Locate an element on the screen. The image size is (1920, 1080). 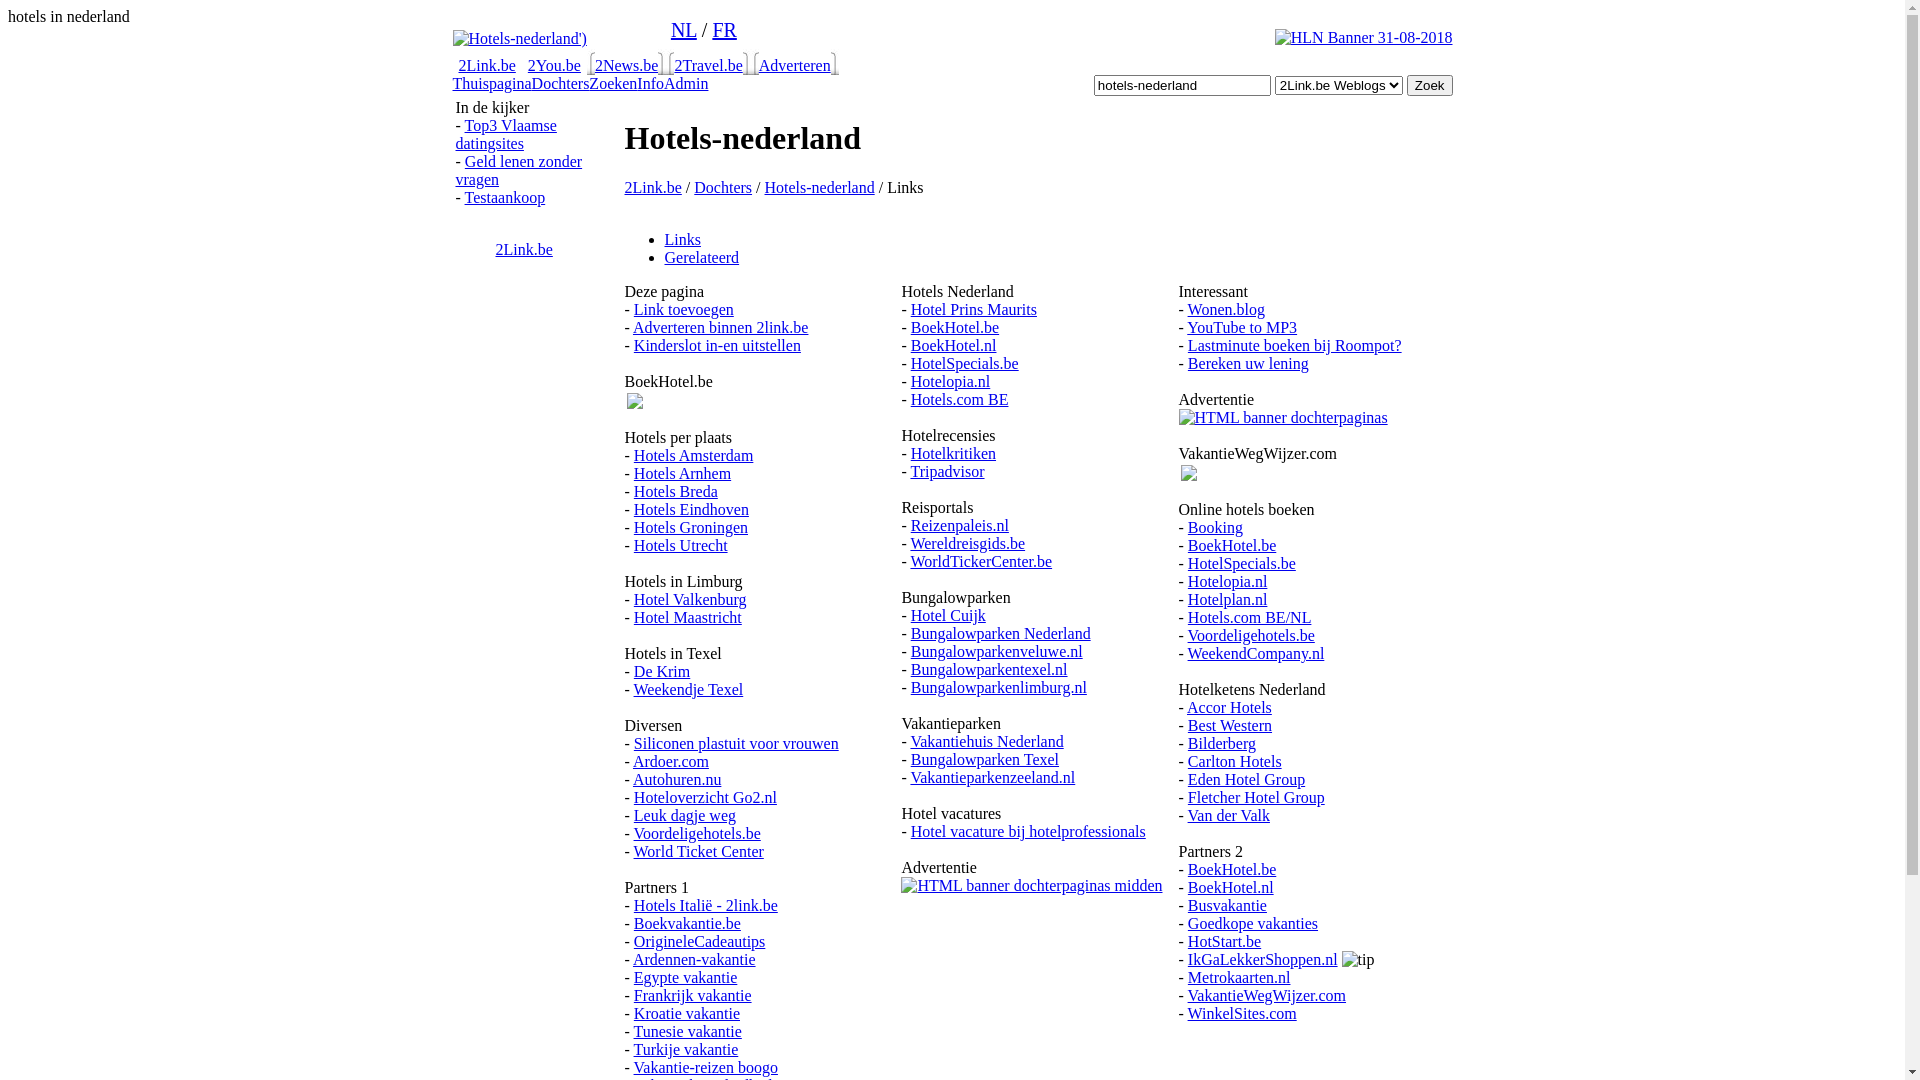
'Turkije vakantie' is located at coordinates (686, 1048).